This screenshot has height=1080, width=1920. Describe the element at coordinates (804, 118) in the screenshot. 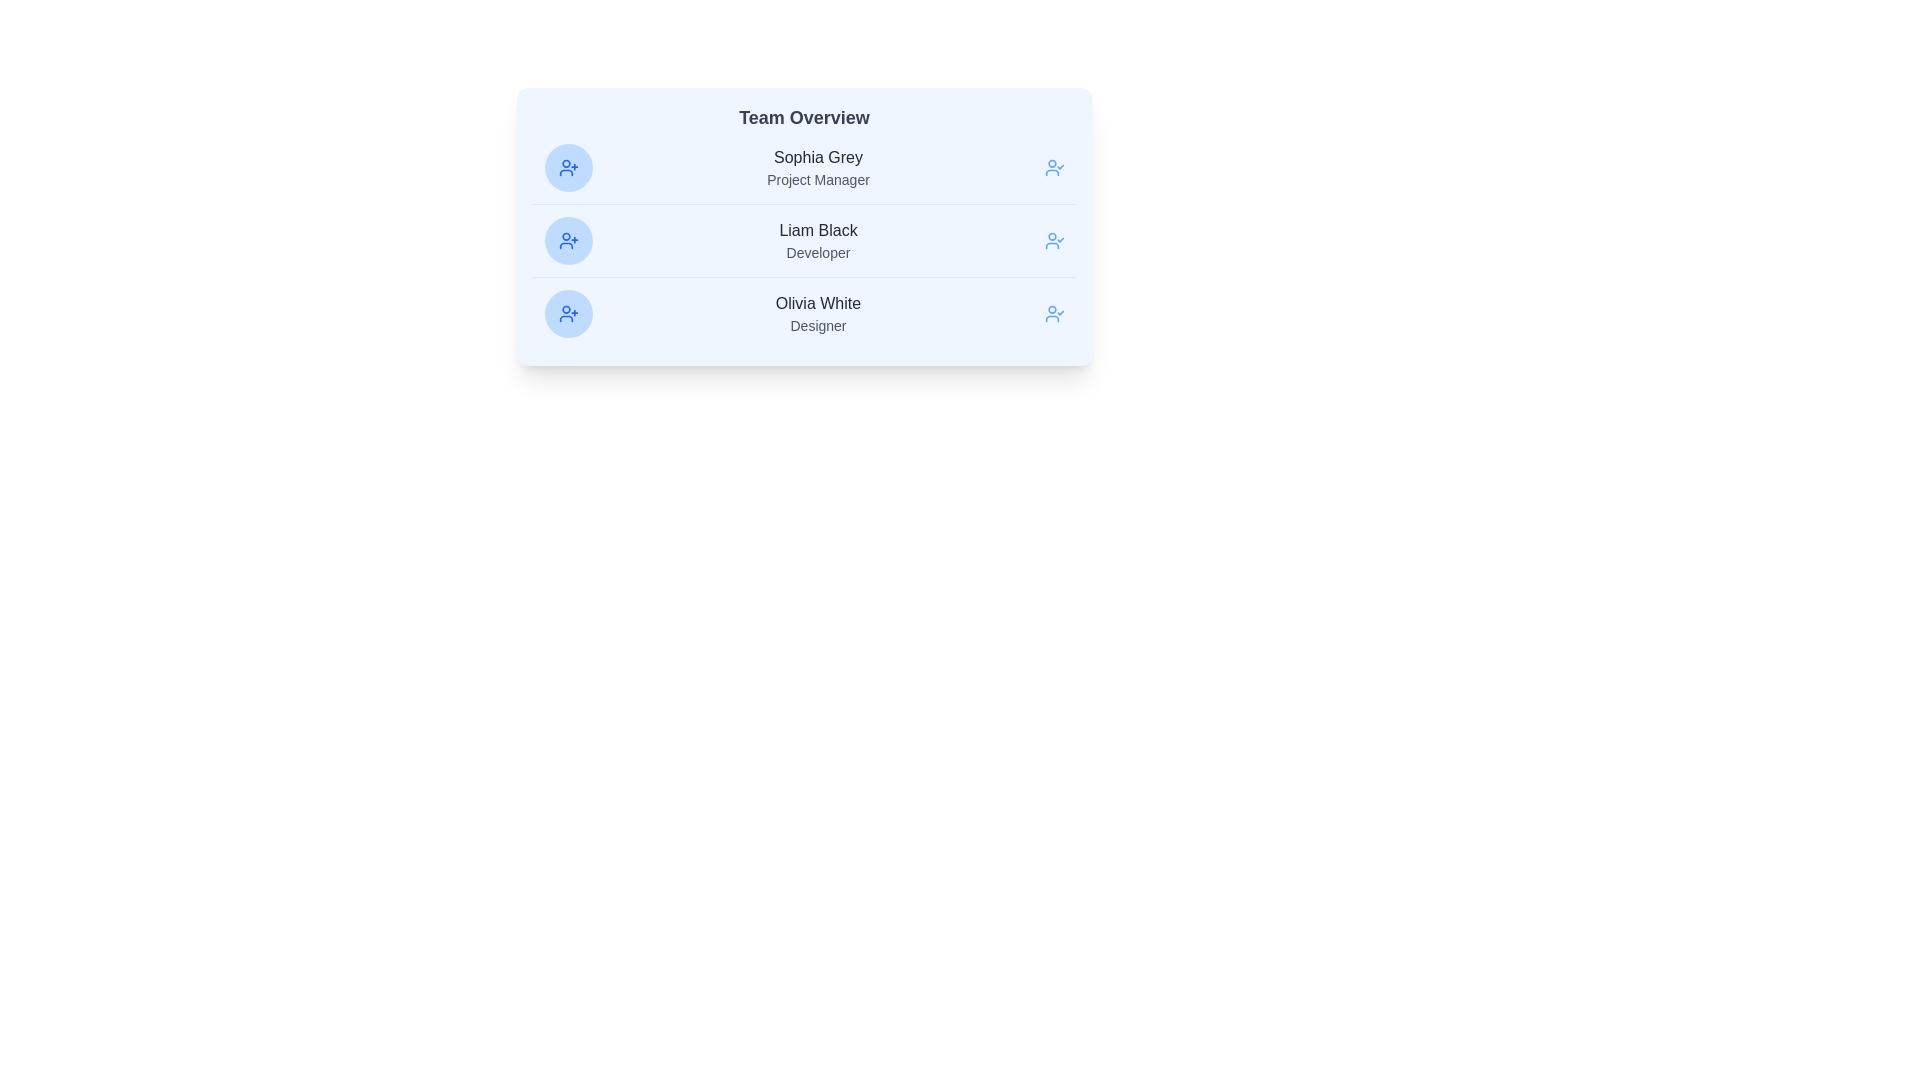

I see `text of the heading Text Label located at the top of the team overview card, which indicates the nature of the information displayed below` at that location.